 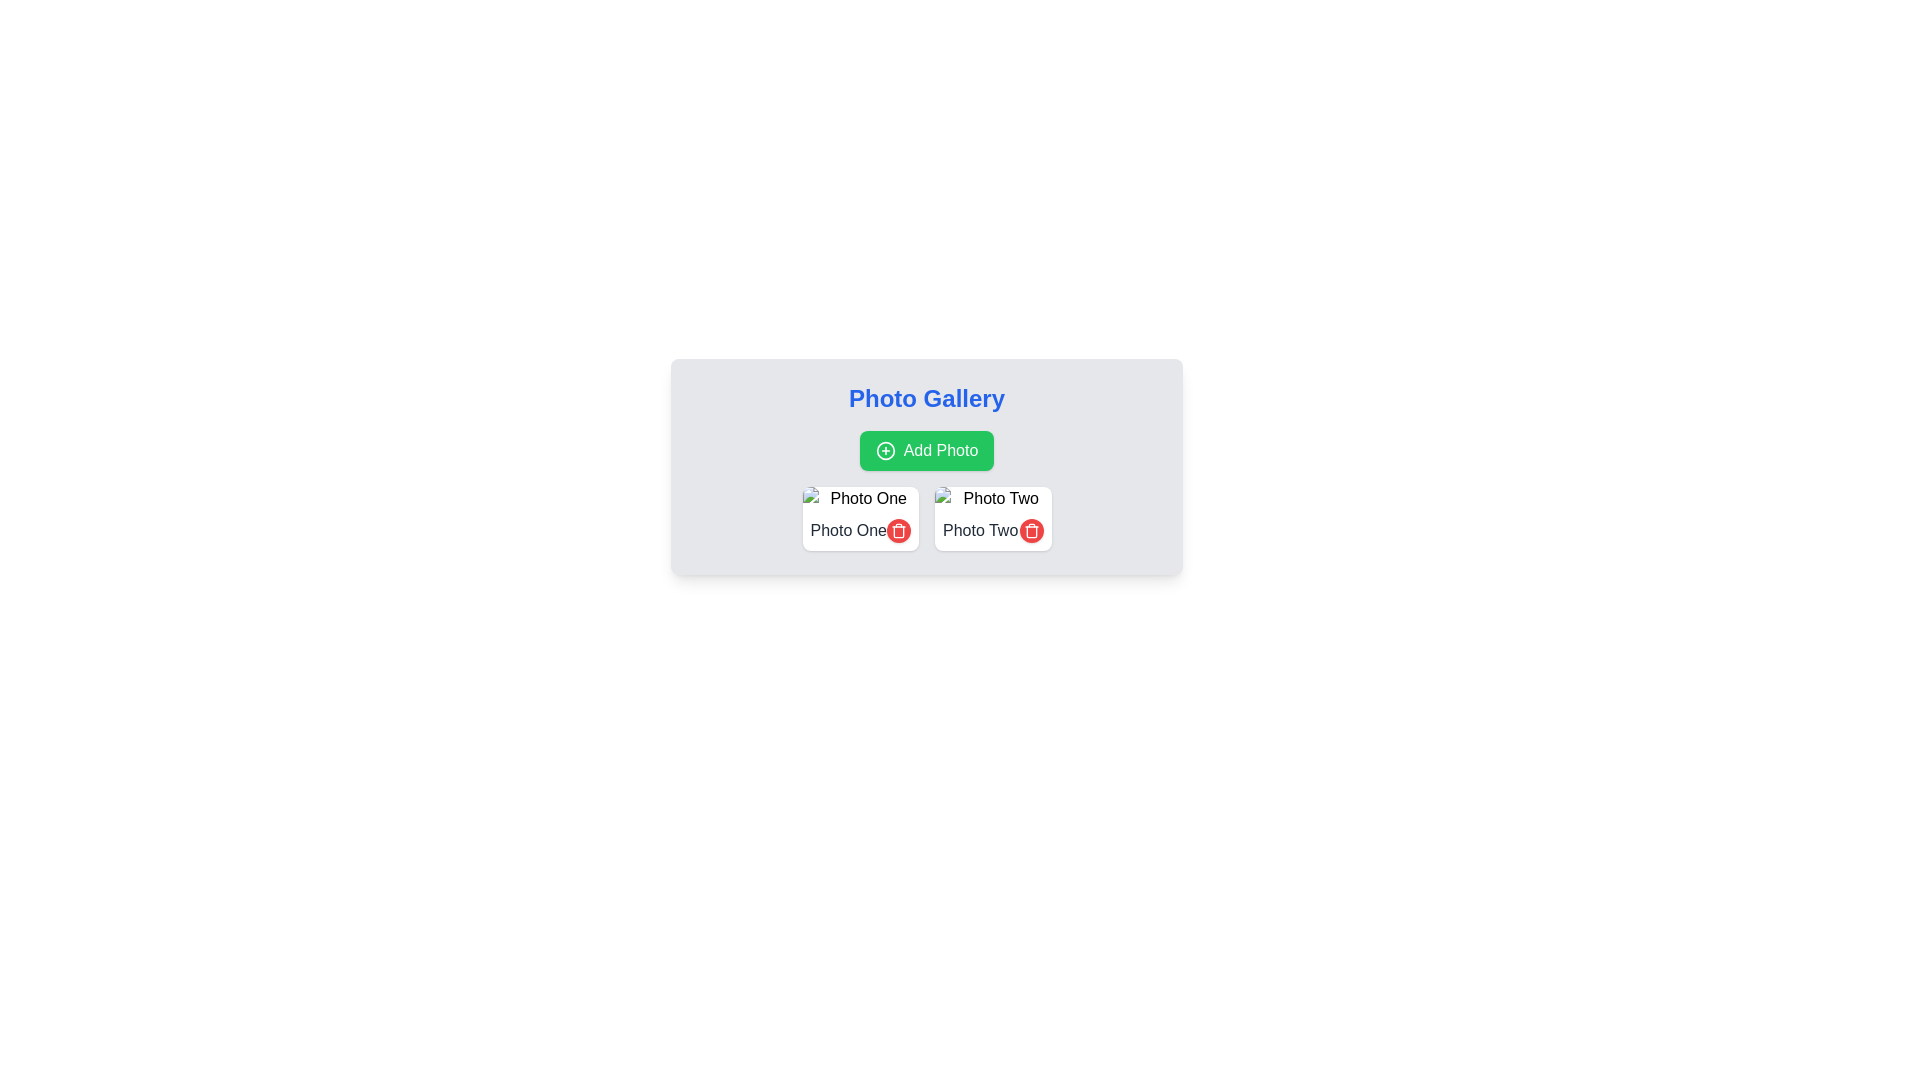 What do you see at coordinates (1031, 530) in the screenshot?
I see `the delete icon located in the bottom-right corner of the 'Photo Two' card` at bounding box center [1031, 530].